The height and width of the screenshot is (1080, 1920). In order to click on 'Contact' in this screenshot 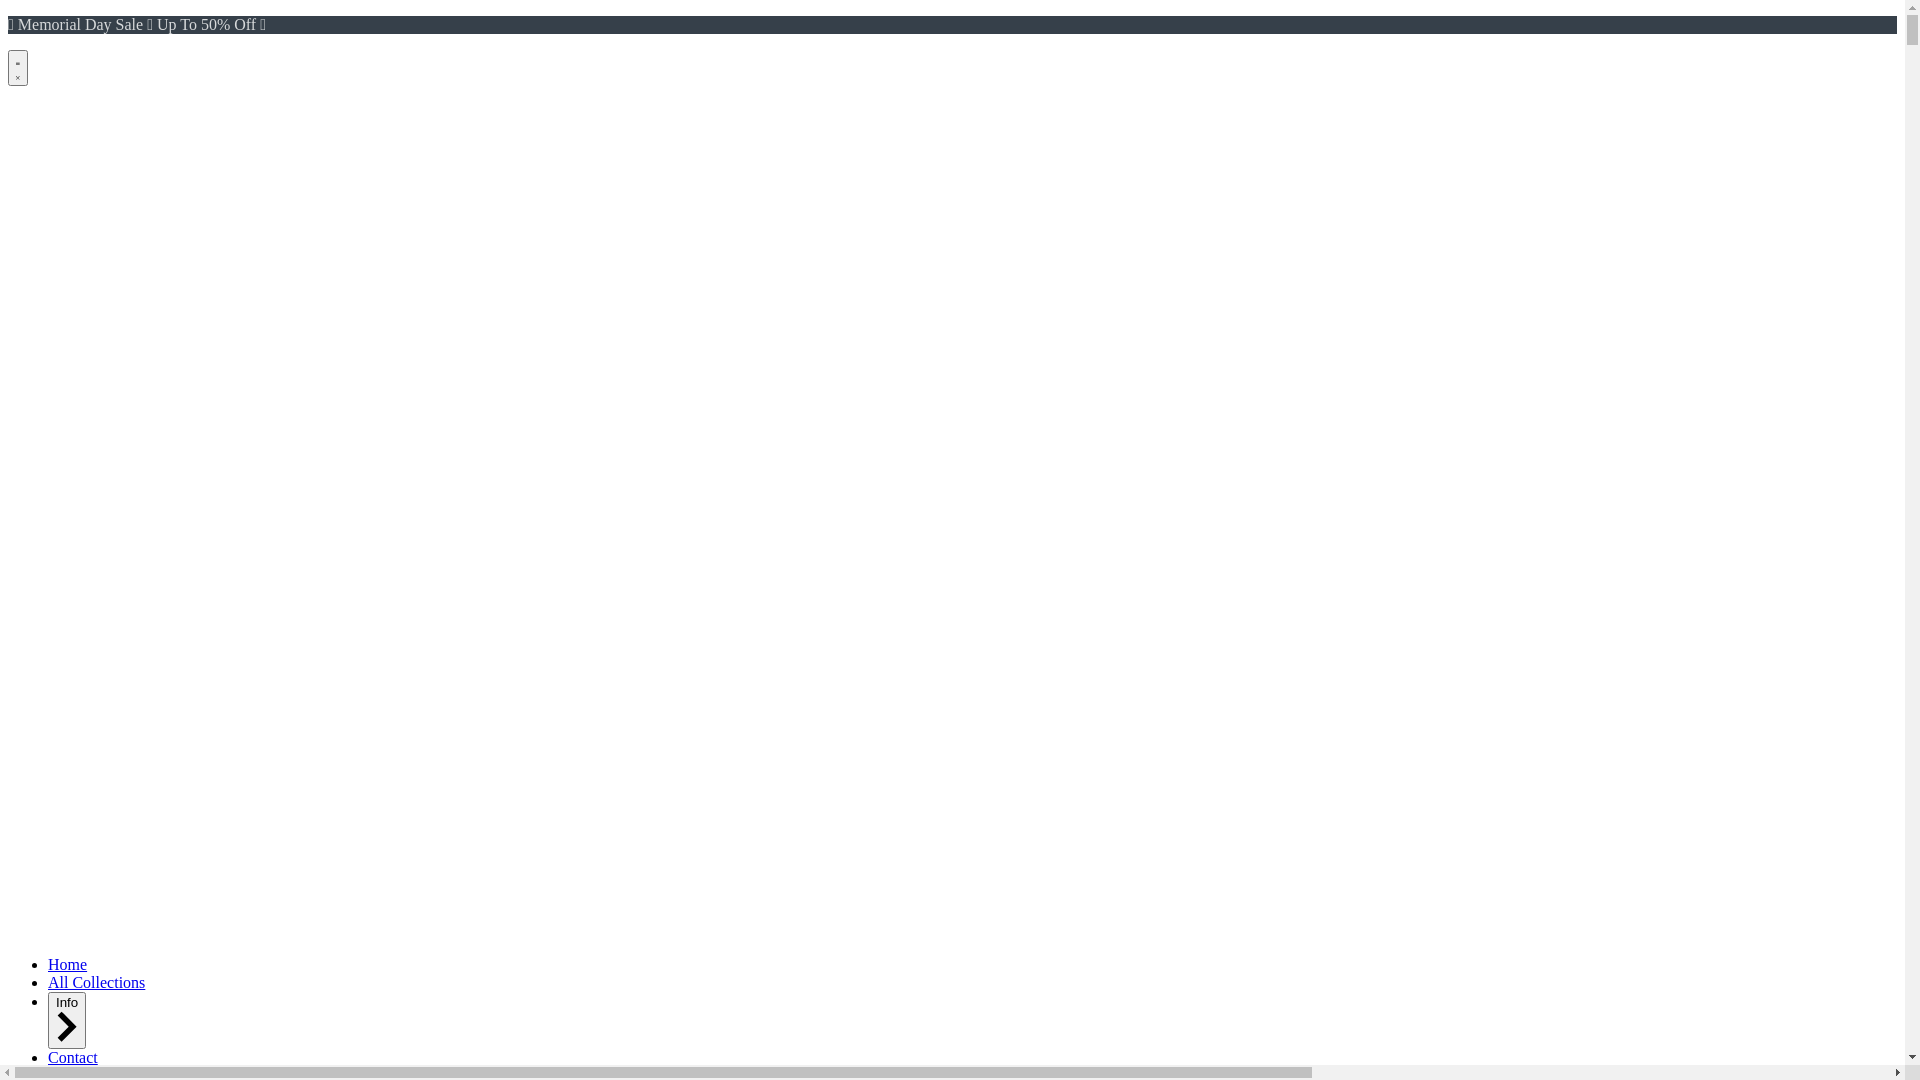, I will do `click(72, 1056)`.